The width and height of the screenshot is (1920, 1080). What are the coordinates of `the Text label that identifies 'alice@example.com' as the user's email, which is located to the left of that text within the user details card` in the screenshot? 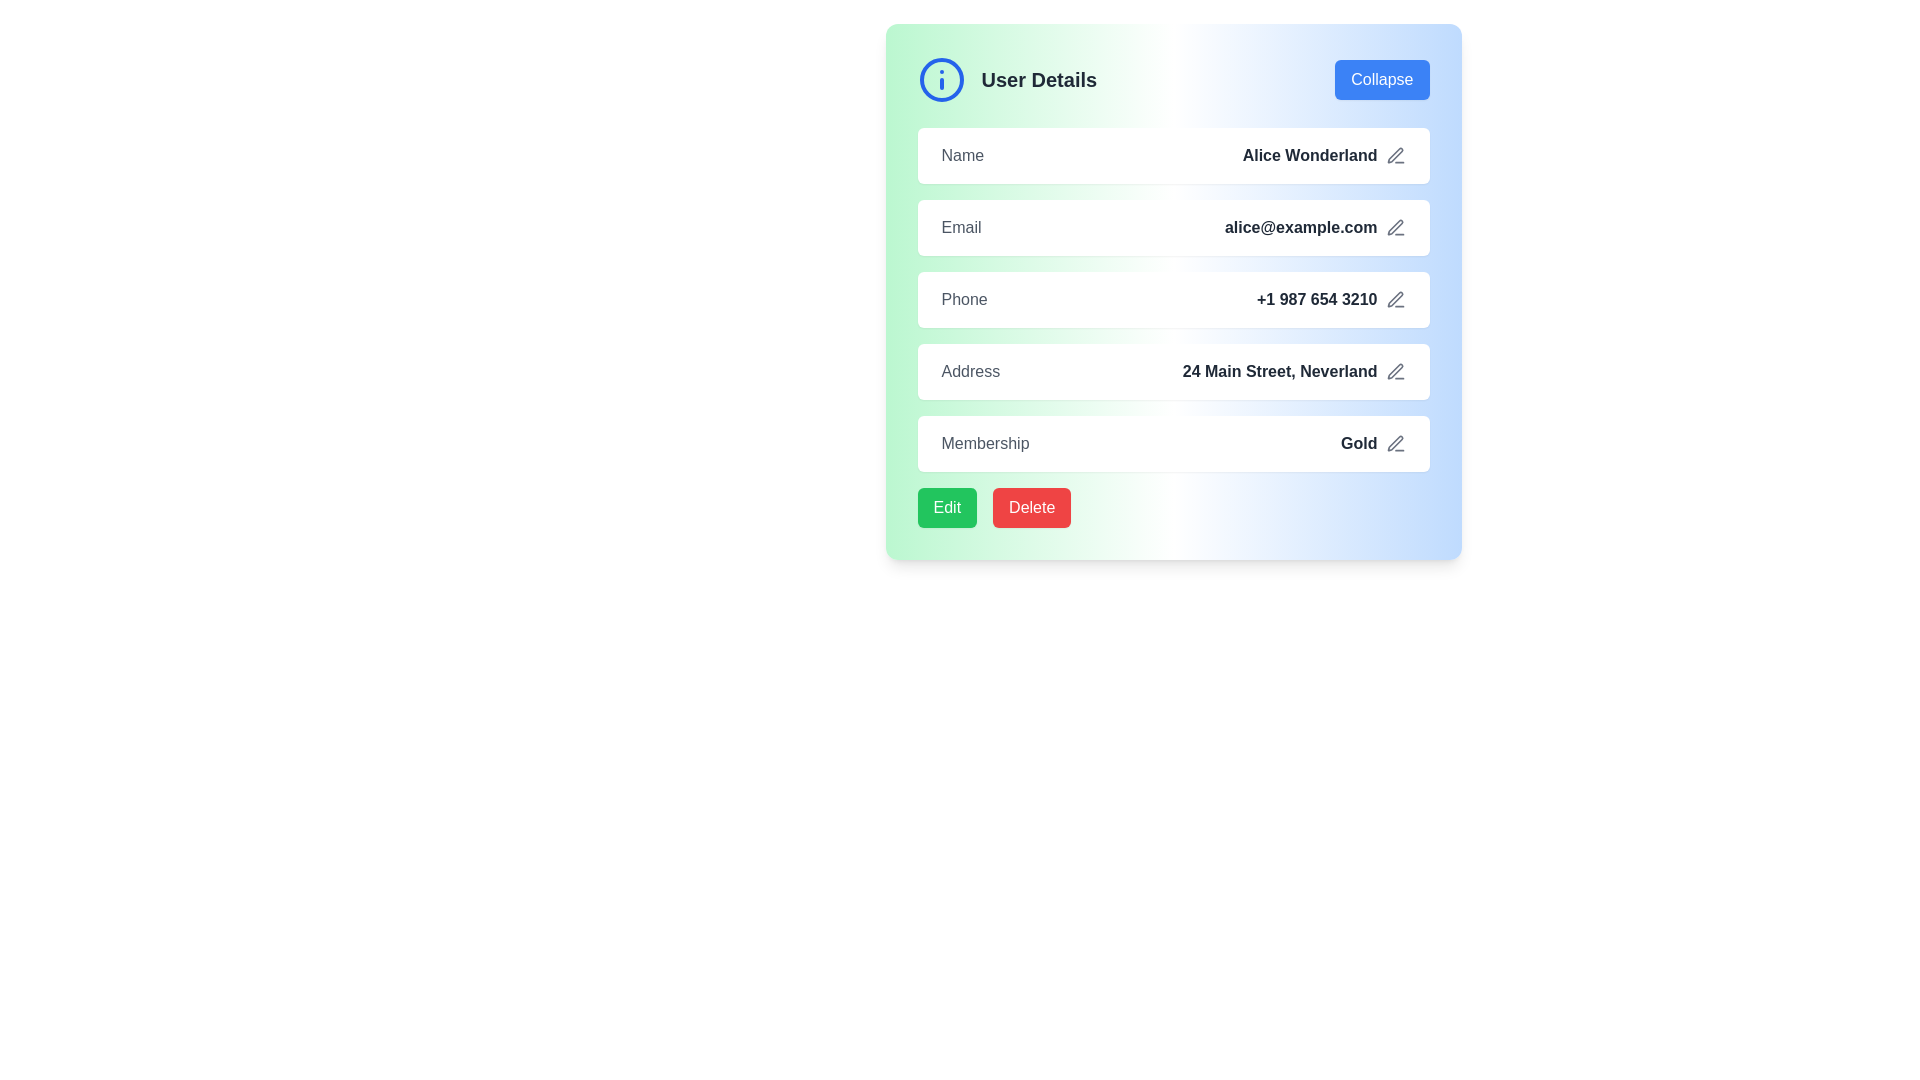 It's located at (961, 226).